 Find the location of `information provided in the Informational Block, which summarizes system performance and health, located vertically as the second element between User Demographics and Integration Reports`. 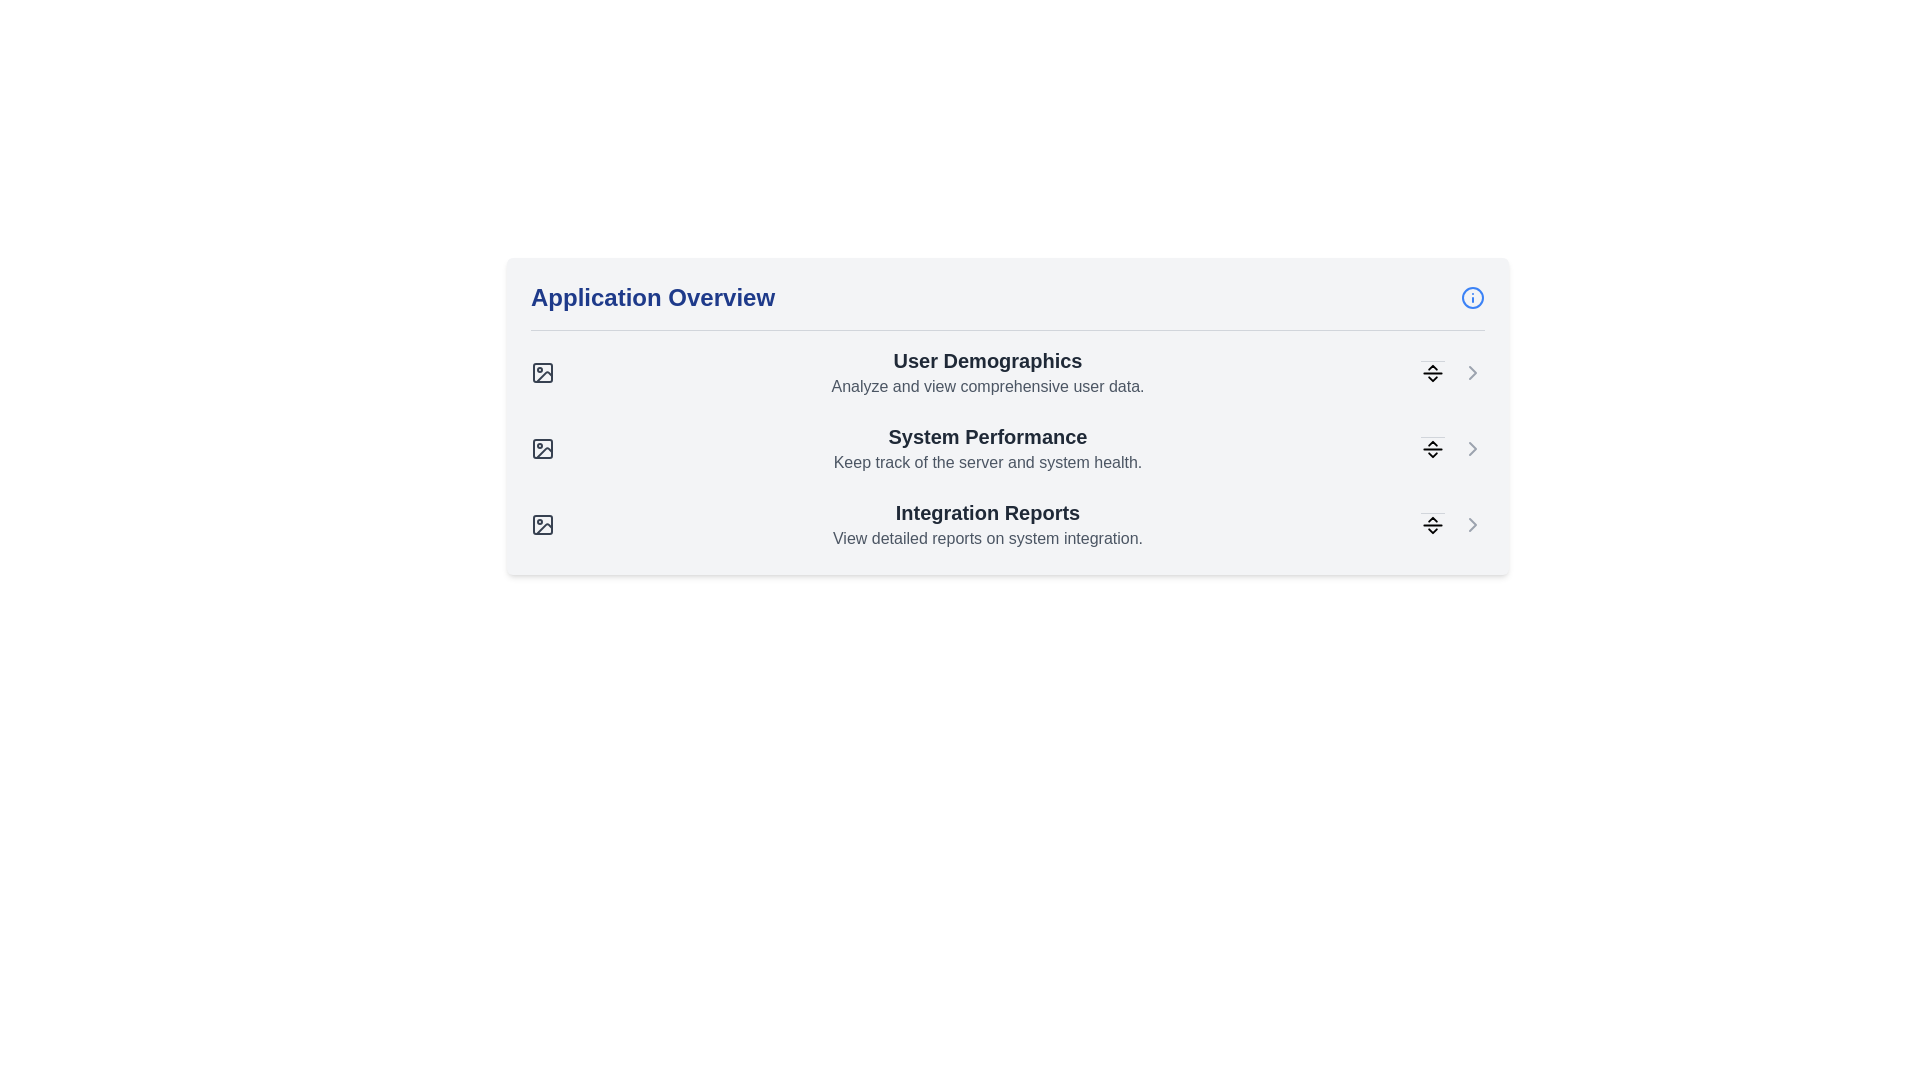

information provided in the Informational Block, which summarizes system performance and health, located vertically as the second element between User Demographics and Integration Reports is located at coordinates (988, 447).